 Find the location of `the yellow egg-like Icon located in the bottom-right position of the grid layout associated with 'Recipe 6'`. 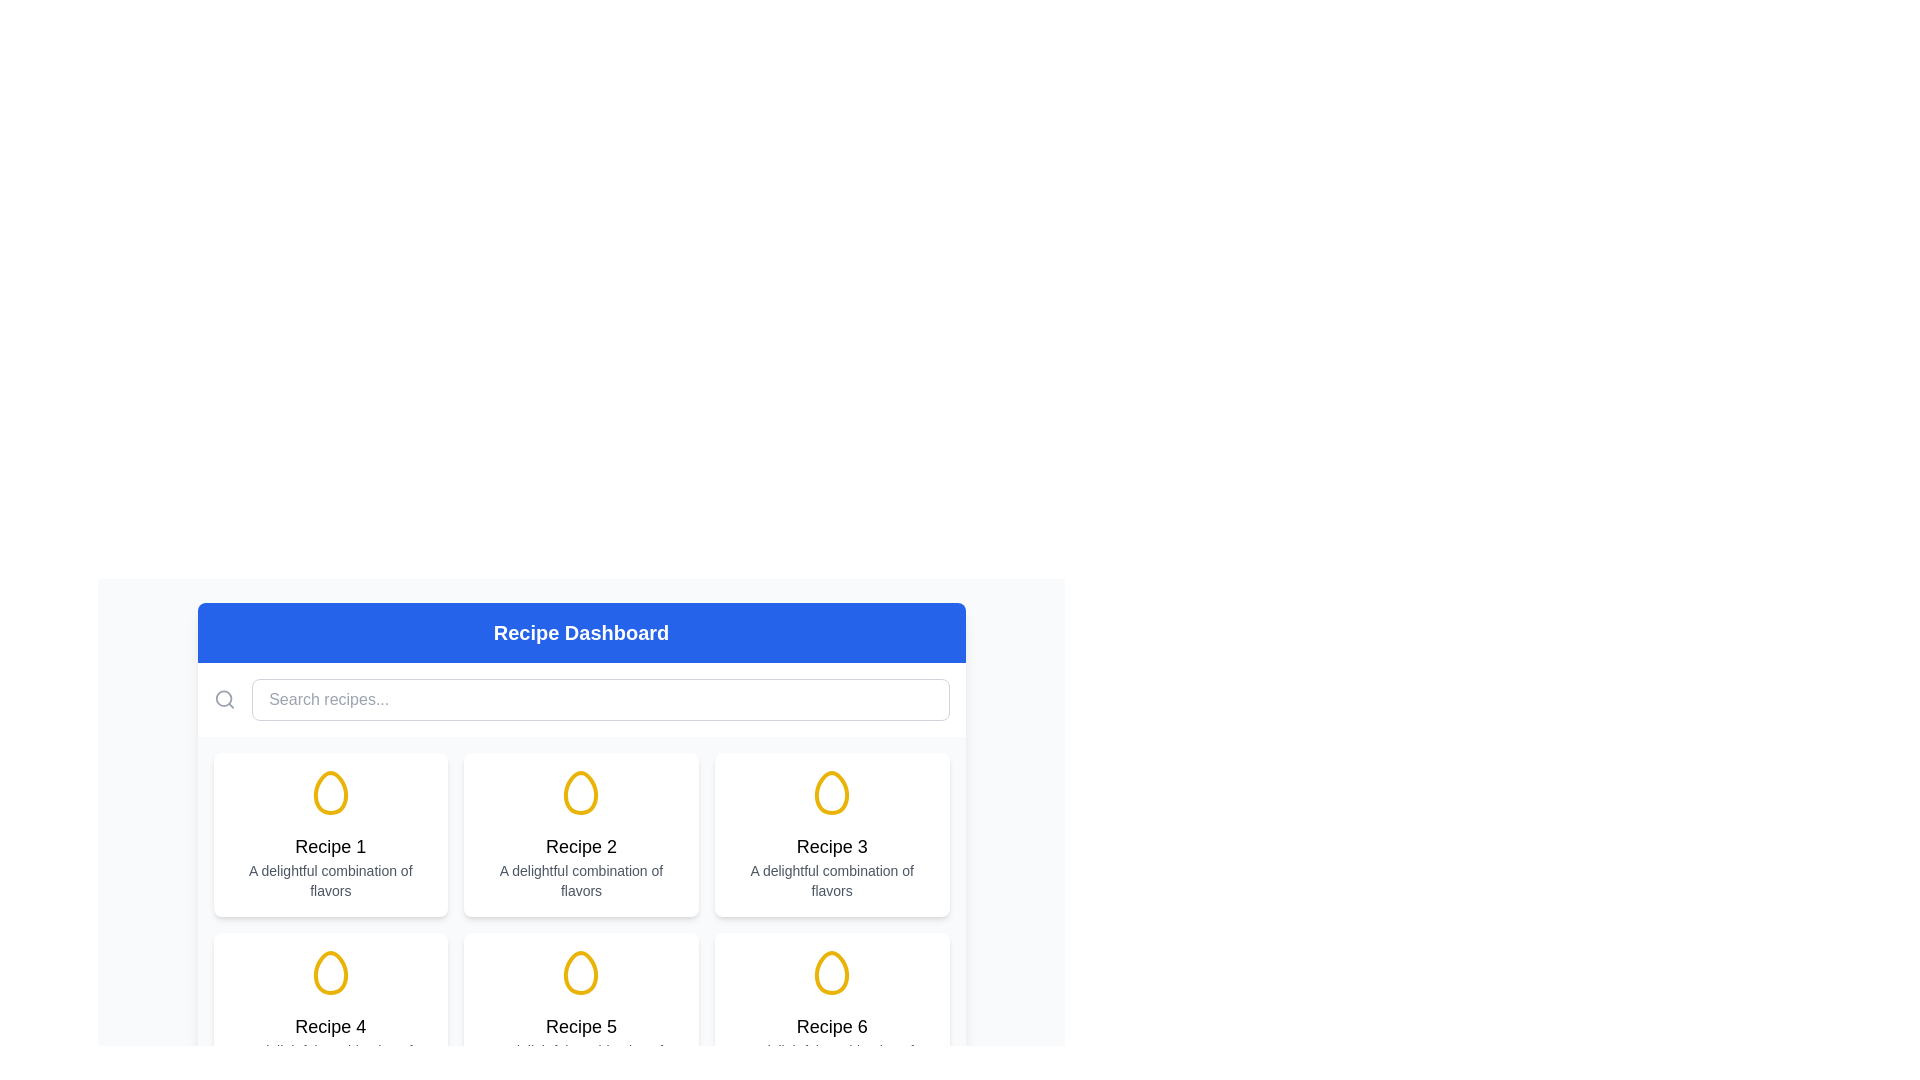

the yellow egg-like Icon located in the bottom-right position of the grid layout associated with 'Recipe 6' is located at coordinates (832, 971).